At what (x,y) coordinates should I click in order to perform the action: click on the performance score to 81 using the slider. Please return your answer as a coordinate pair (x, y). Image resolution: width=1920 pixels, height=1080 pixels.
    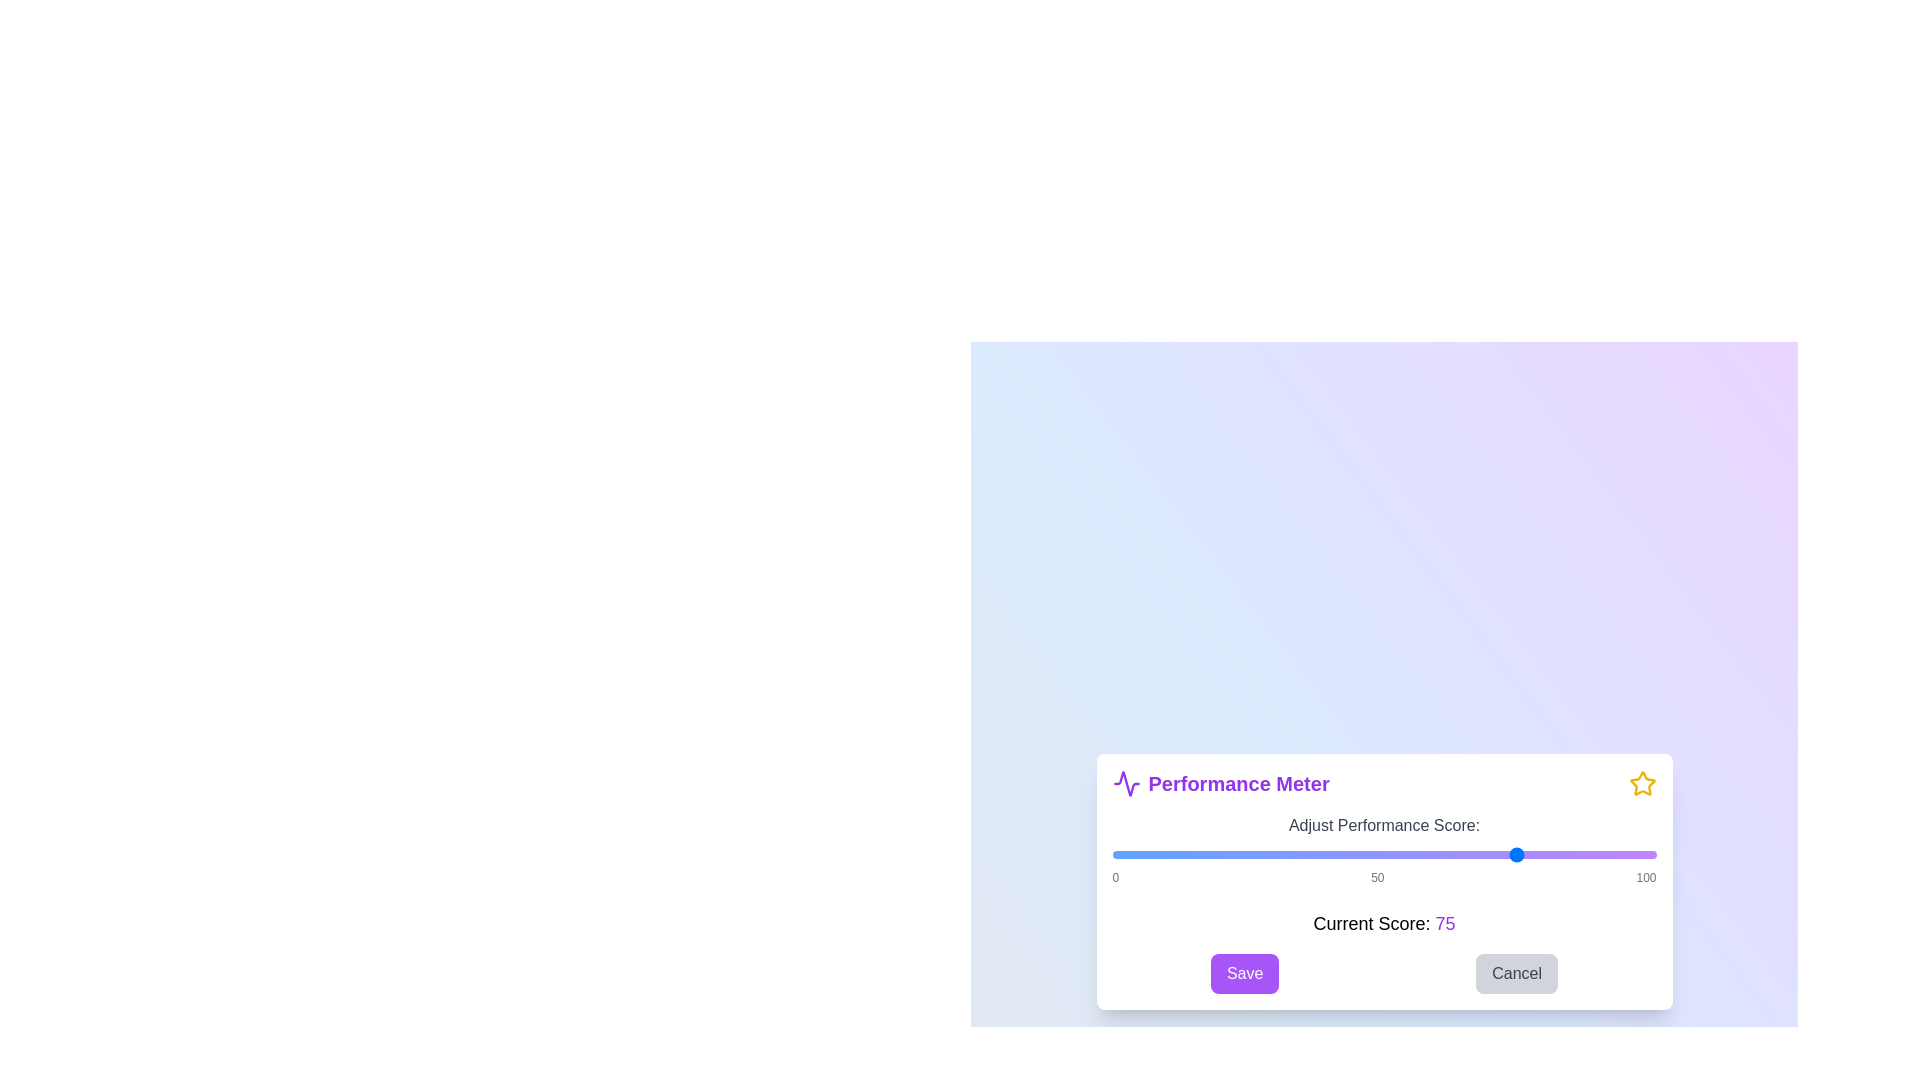
    Looking at the image, I should click on (1552, 855).